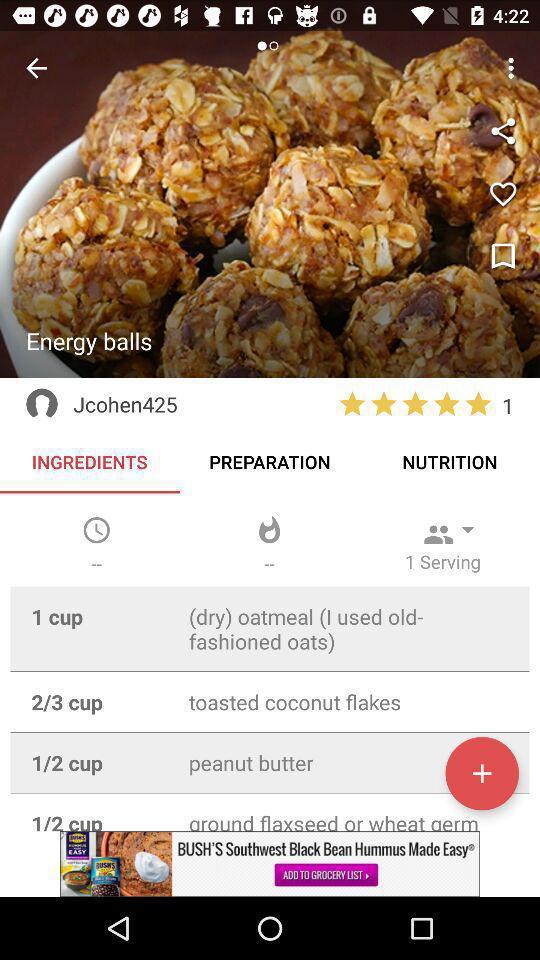  I want to click on love icon, so click(502, 194).